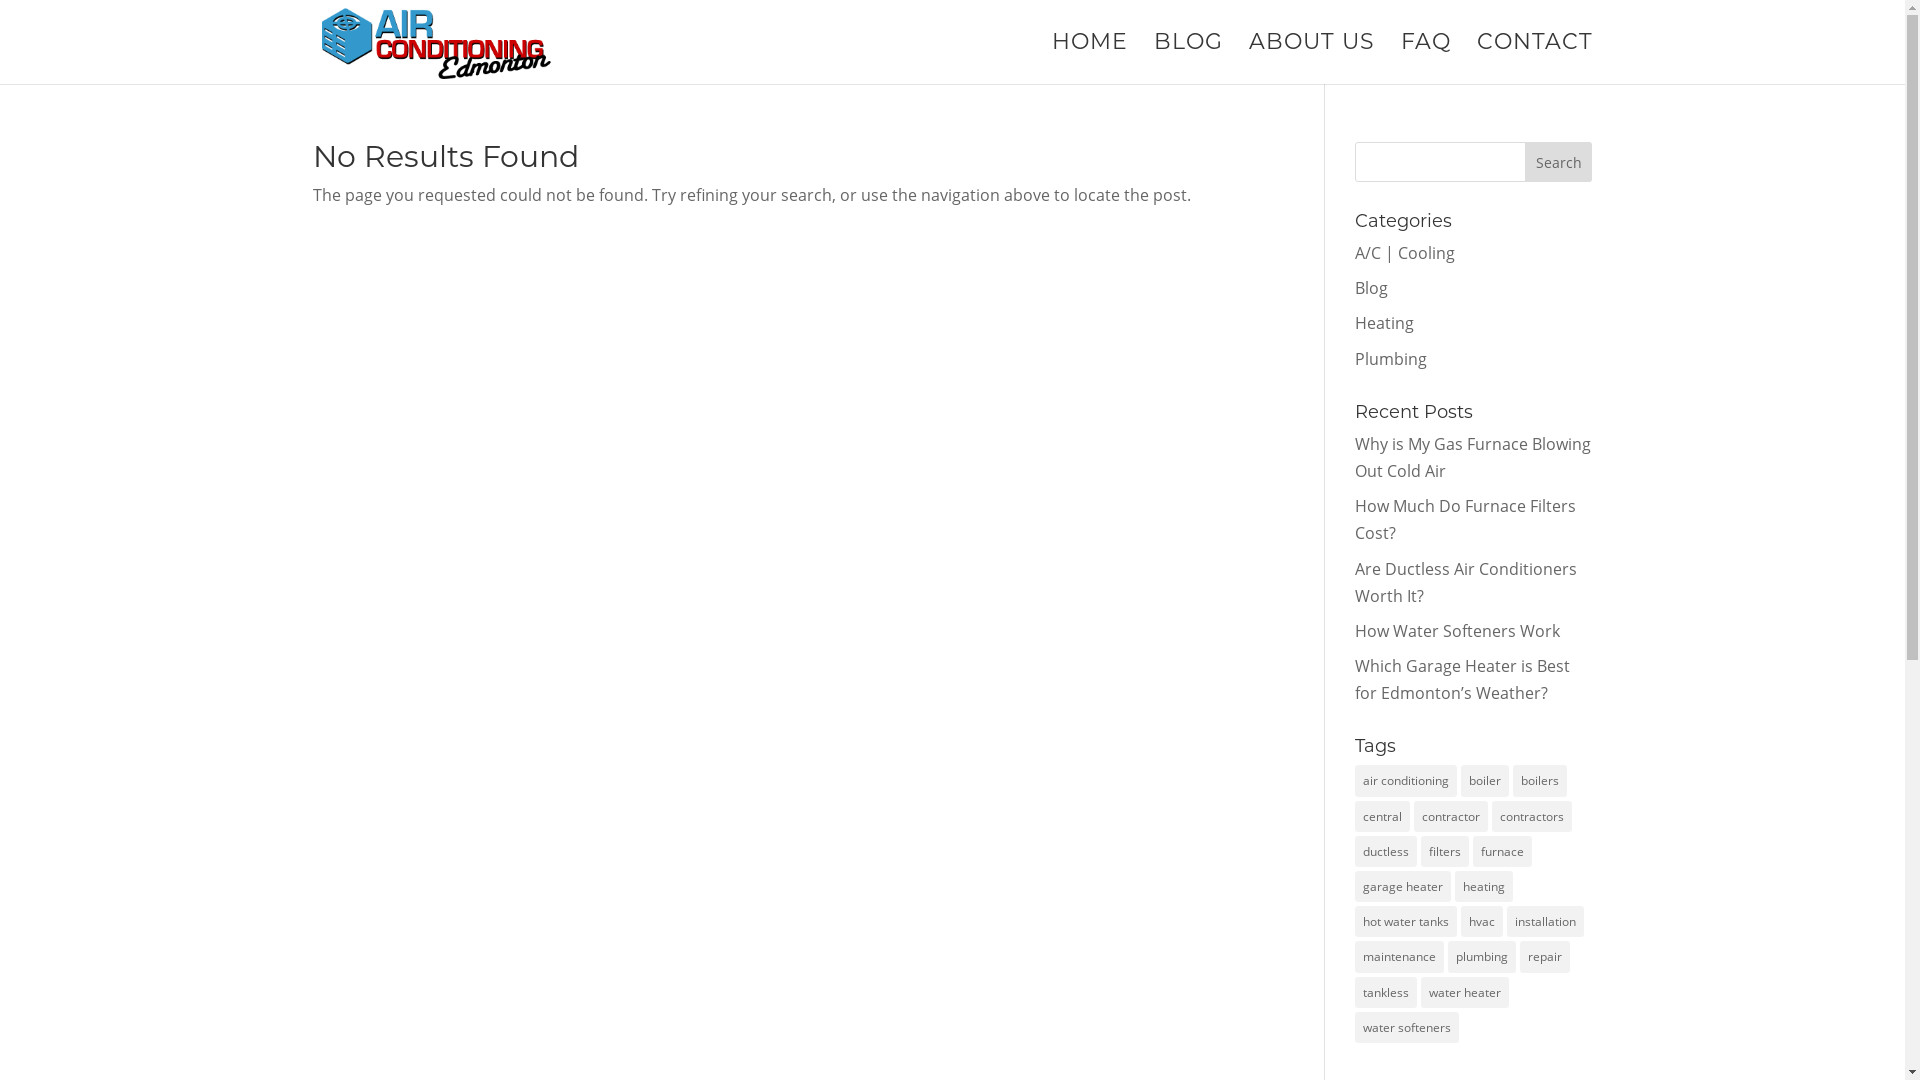 The height and width of the screenshot is (1080, 1920). I want to click on 'filters', so click(1444, 851).